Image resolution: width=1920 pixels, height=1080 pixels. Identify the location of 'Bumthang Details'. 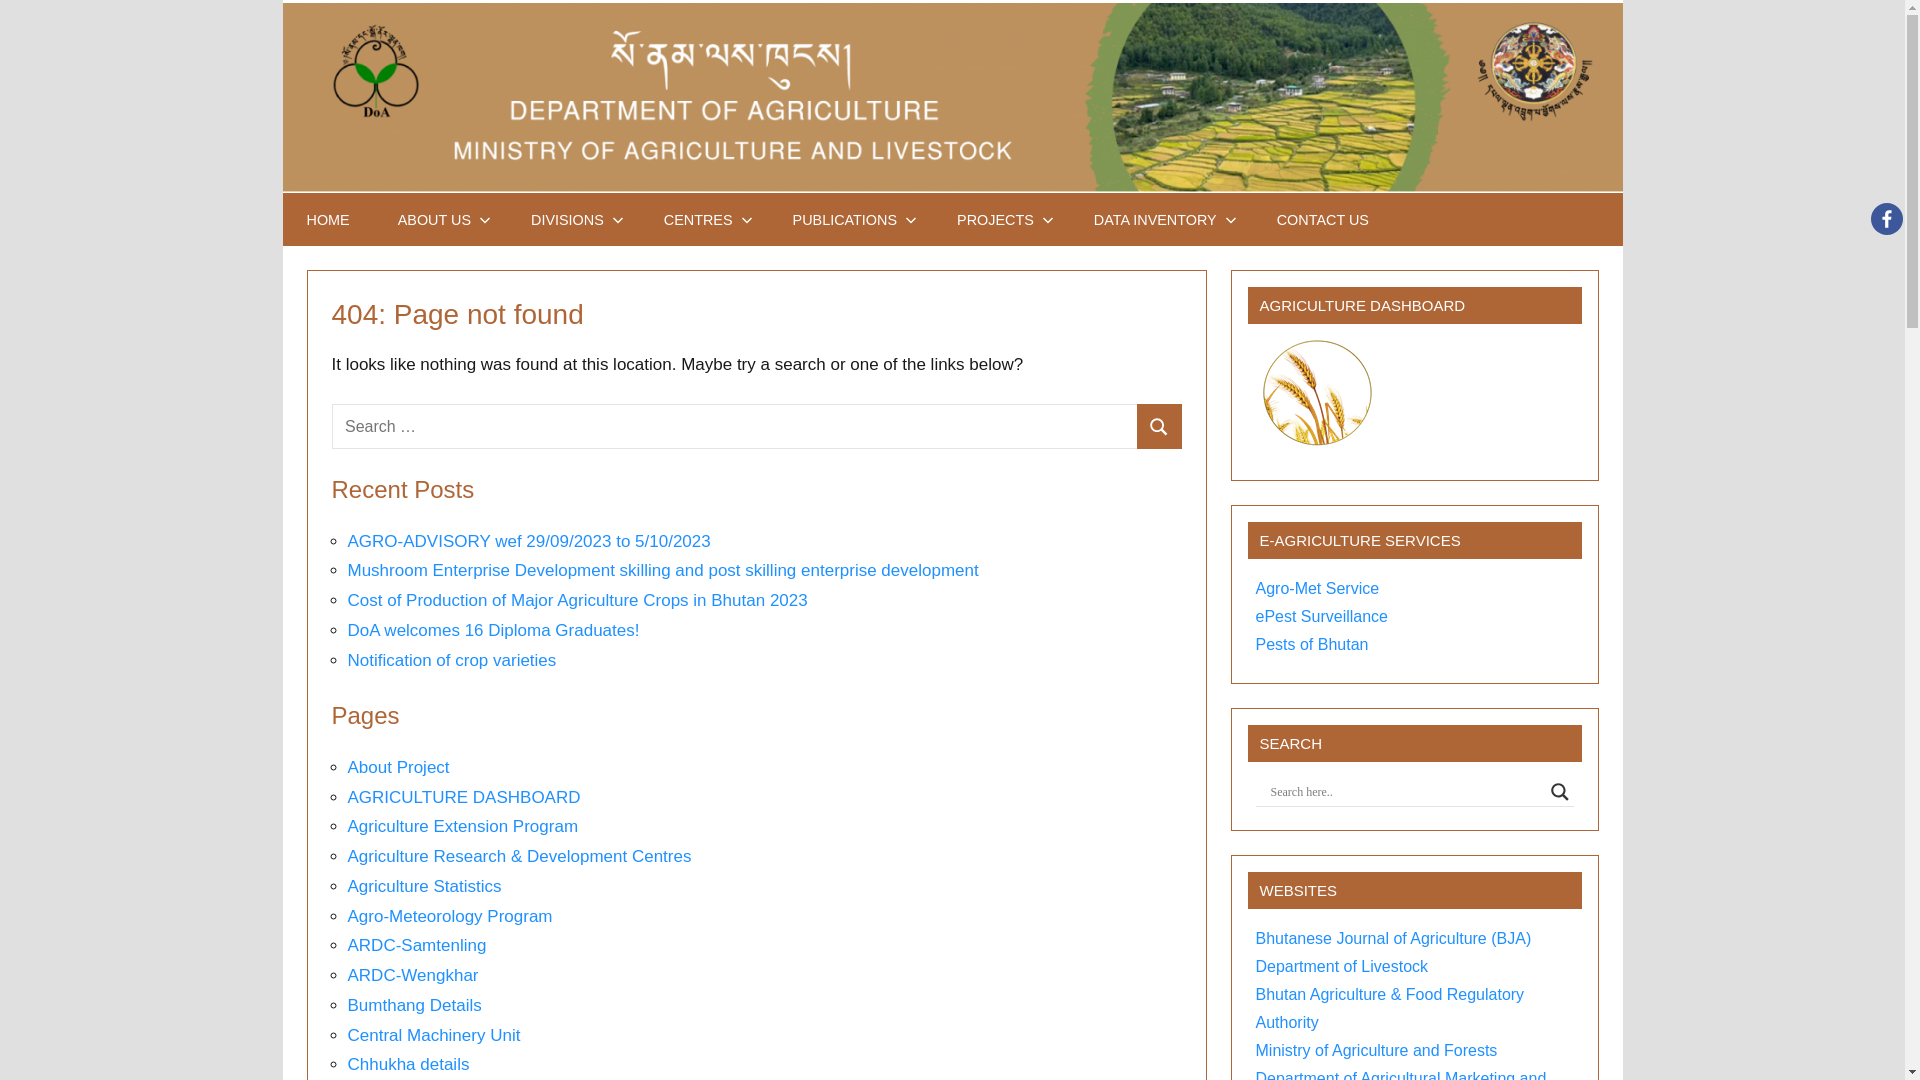
(347, 1005).